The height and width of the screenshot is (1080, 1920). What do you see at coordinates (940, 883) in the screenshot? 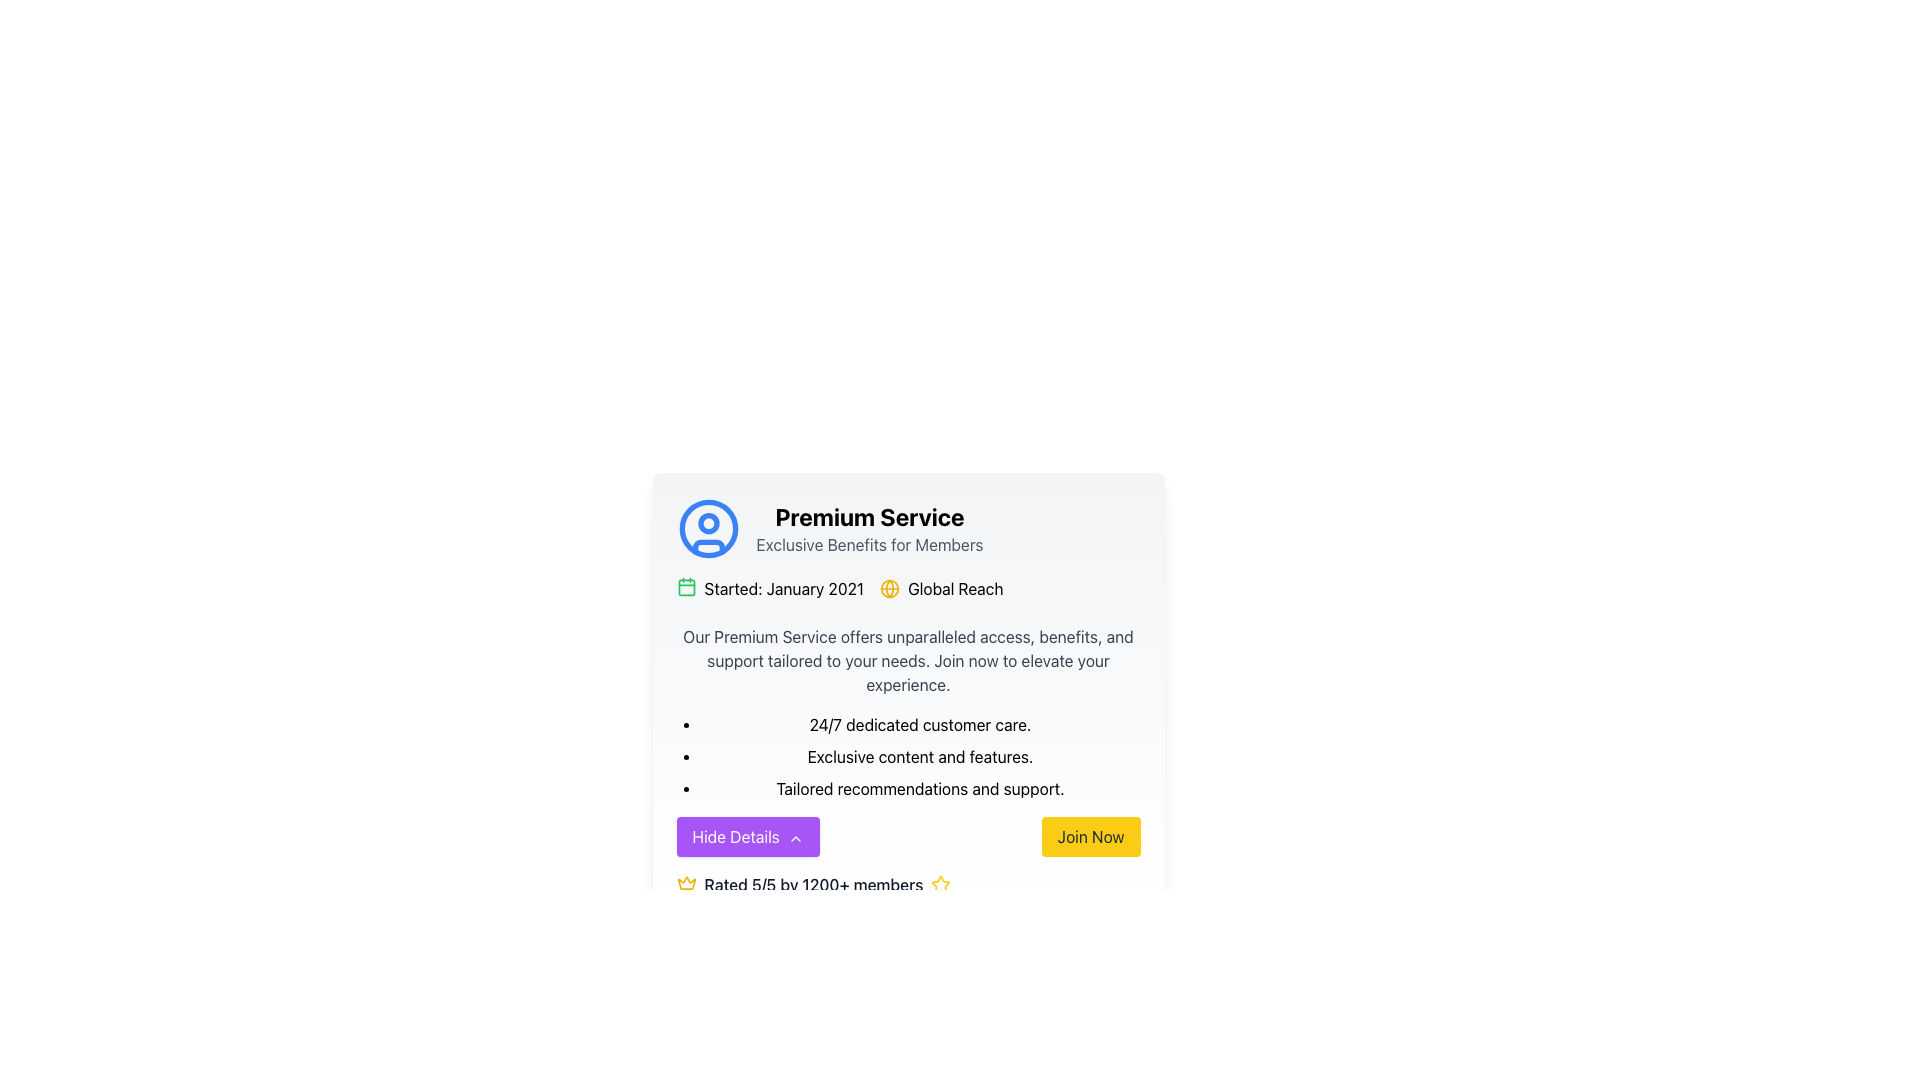
I see `text associated with the star icon, which indicates a rating of 'Rated 5/5 by 1200+ members'` at bounding box center [940, 883].